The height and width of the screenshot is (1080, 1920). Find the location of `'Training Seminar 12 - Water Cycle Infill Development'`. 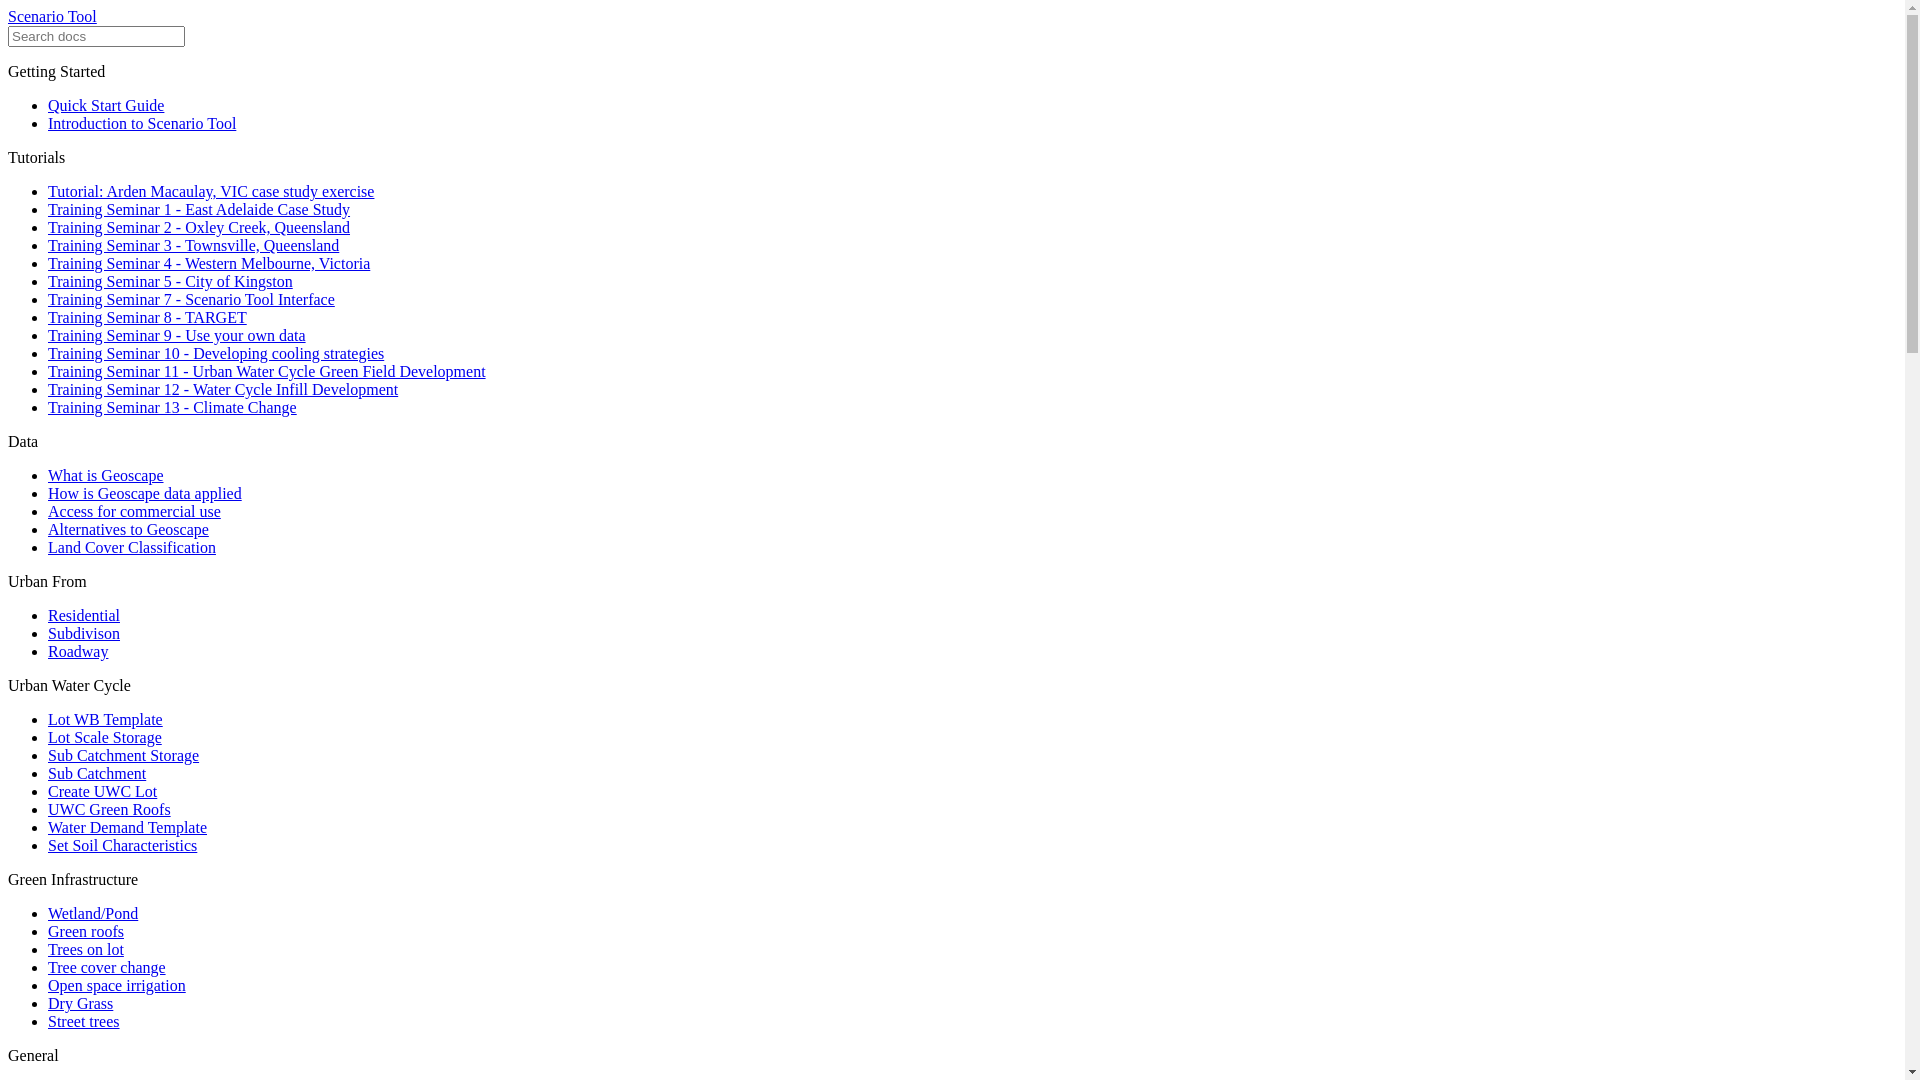

'Training Seminar 12 - Water Cycle Infill Development' is located at coordinates (222, 389).